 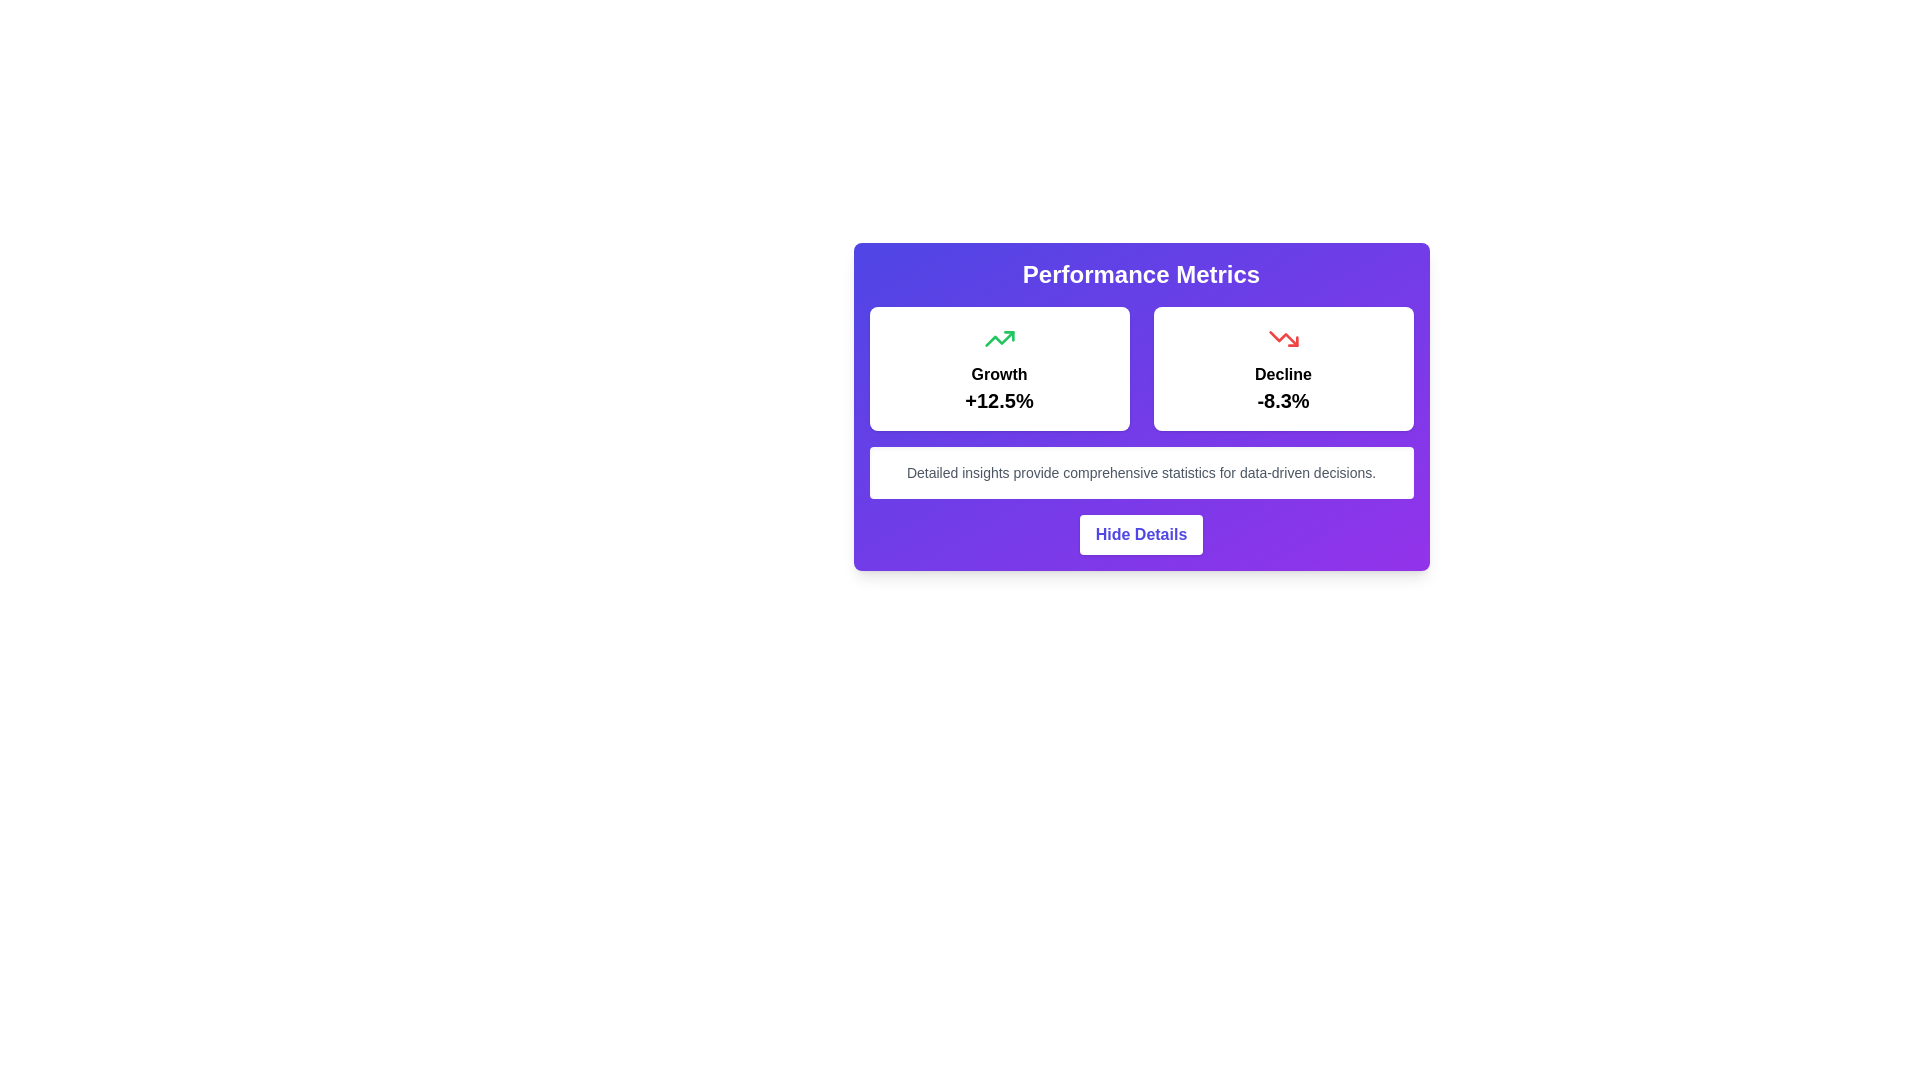 What do you see at coordinates (1141, 274) in the screenshot?
I see `the title heading of the card component, which is clearly positioned at the top and serves as an indication of the content enclosed within the card` at bounding box center [1141, 274].